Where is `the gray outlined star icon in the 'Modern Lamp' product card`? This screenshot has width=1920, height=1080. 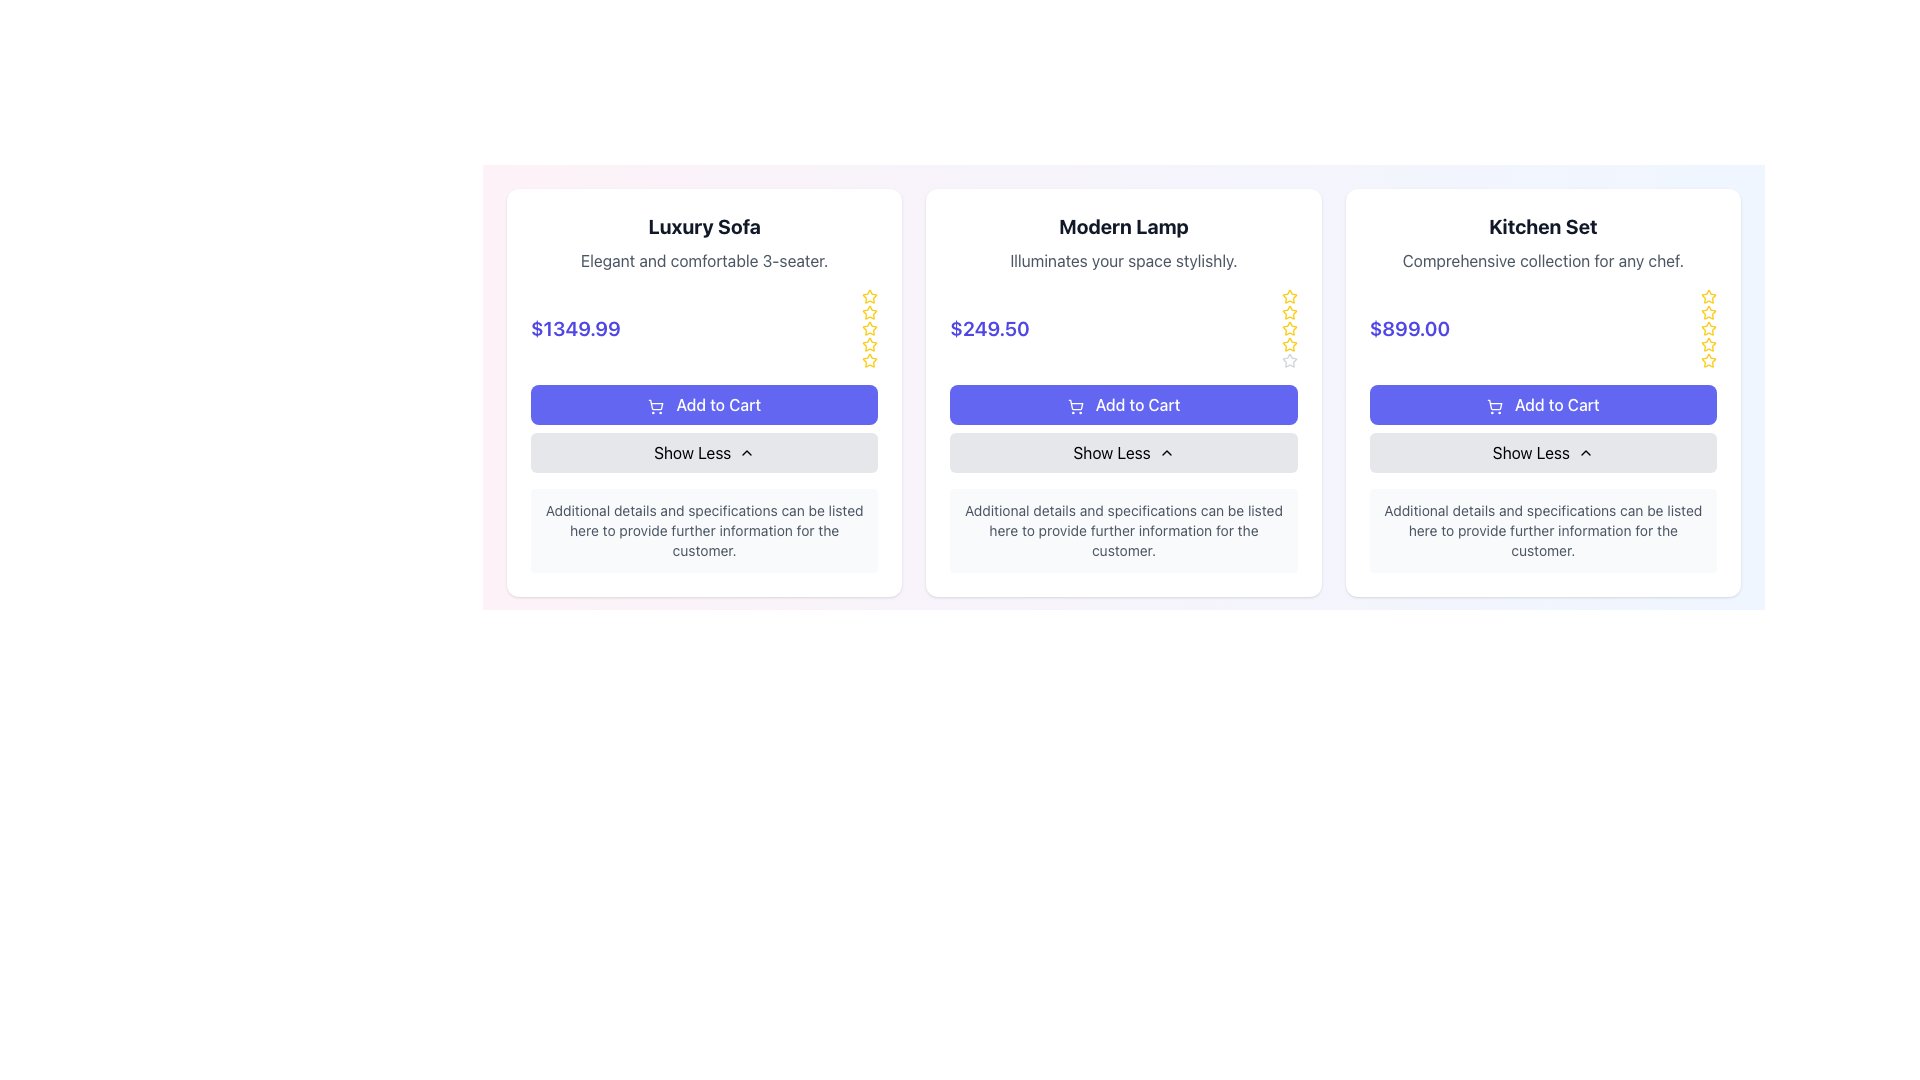 the gray outlined star icon in the 'Modern Lamp' product card is located at coordinates (1289, 361).